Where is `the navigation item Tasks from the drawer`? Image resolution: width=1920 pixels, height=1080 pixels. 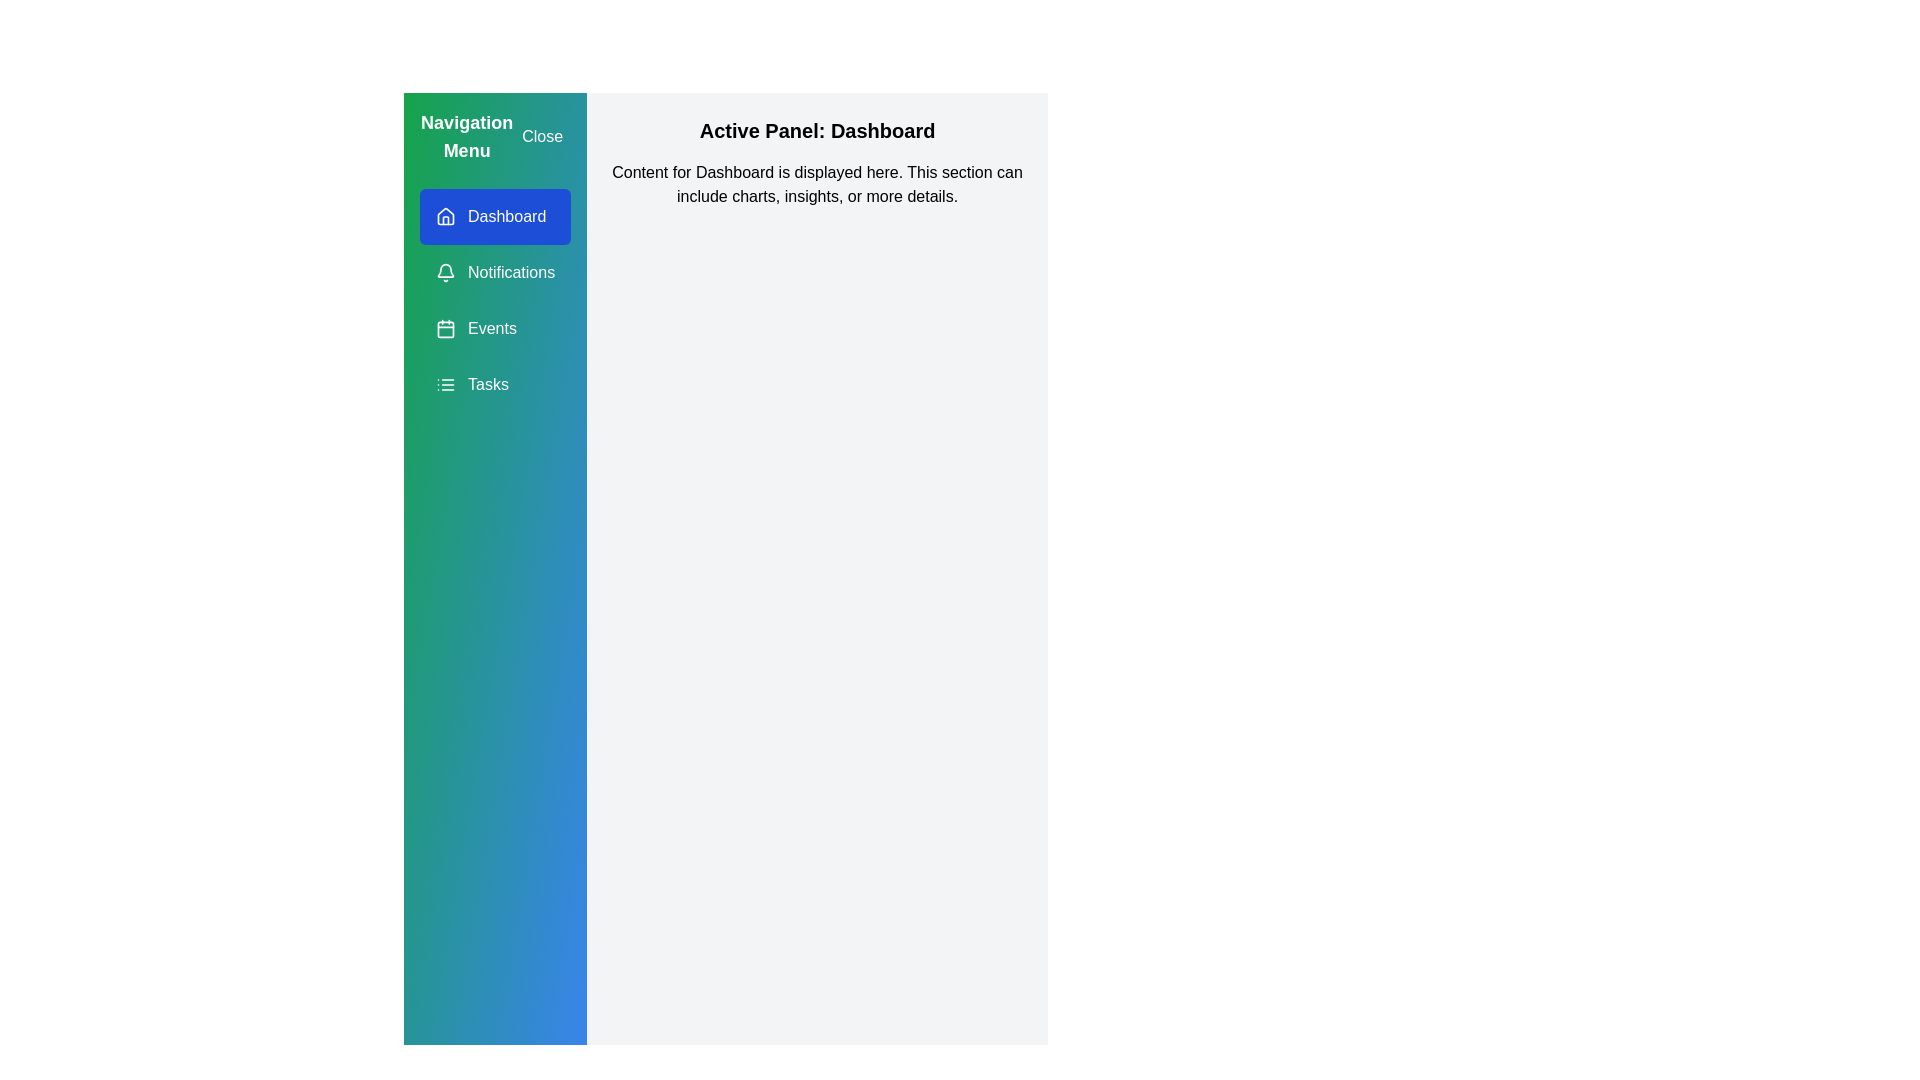
the navigation item Tasks from the drawer is located at coordinates (495, 385).